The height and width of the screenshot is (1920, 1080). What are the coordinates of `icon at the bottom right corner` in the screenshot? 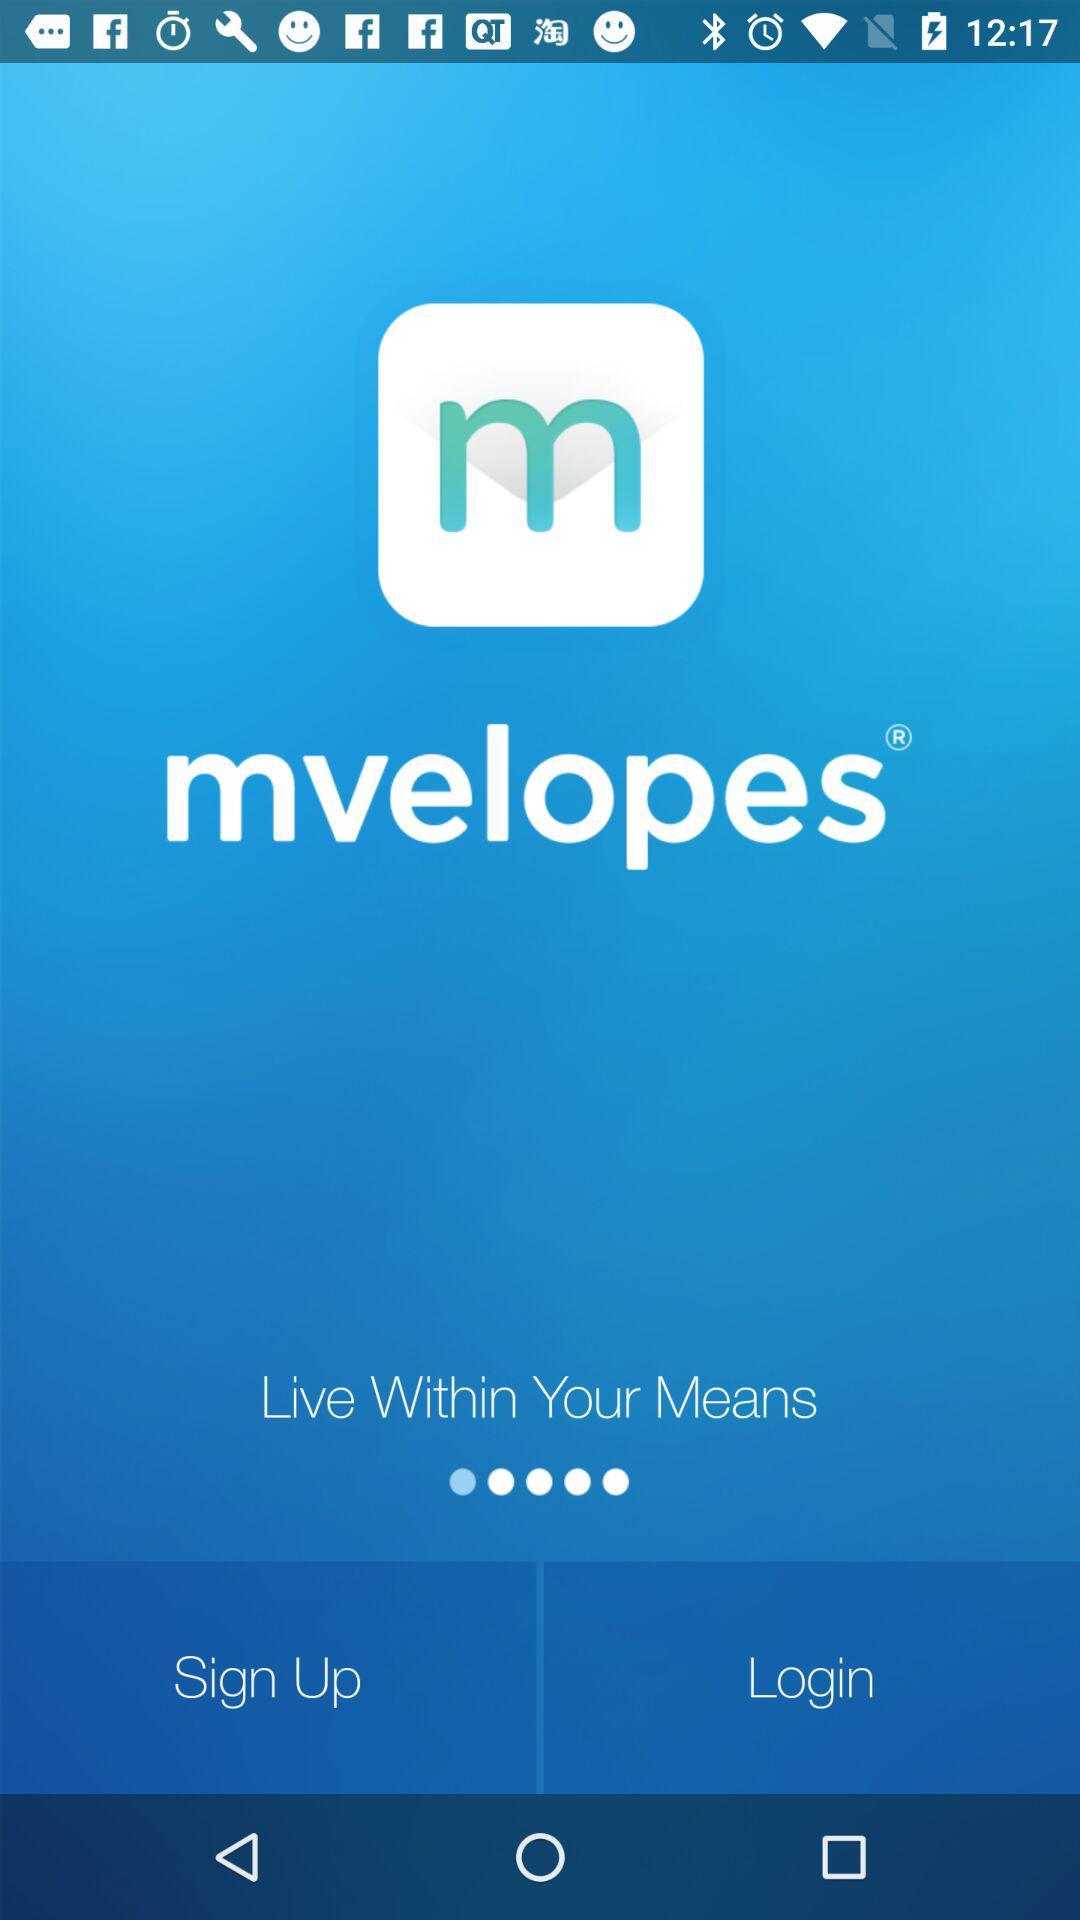 It's located at (811, 1677).